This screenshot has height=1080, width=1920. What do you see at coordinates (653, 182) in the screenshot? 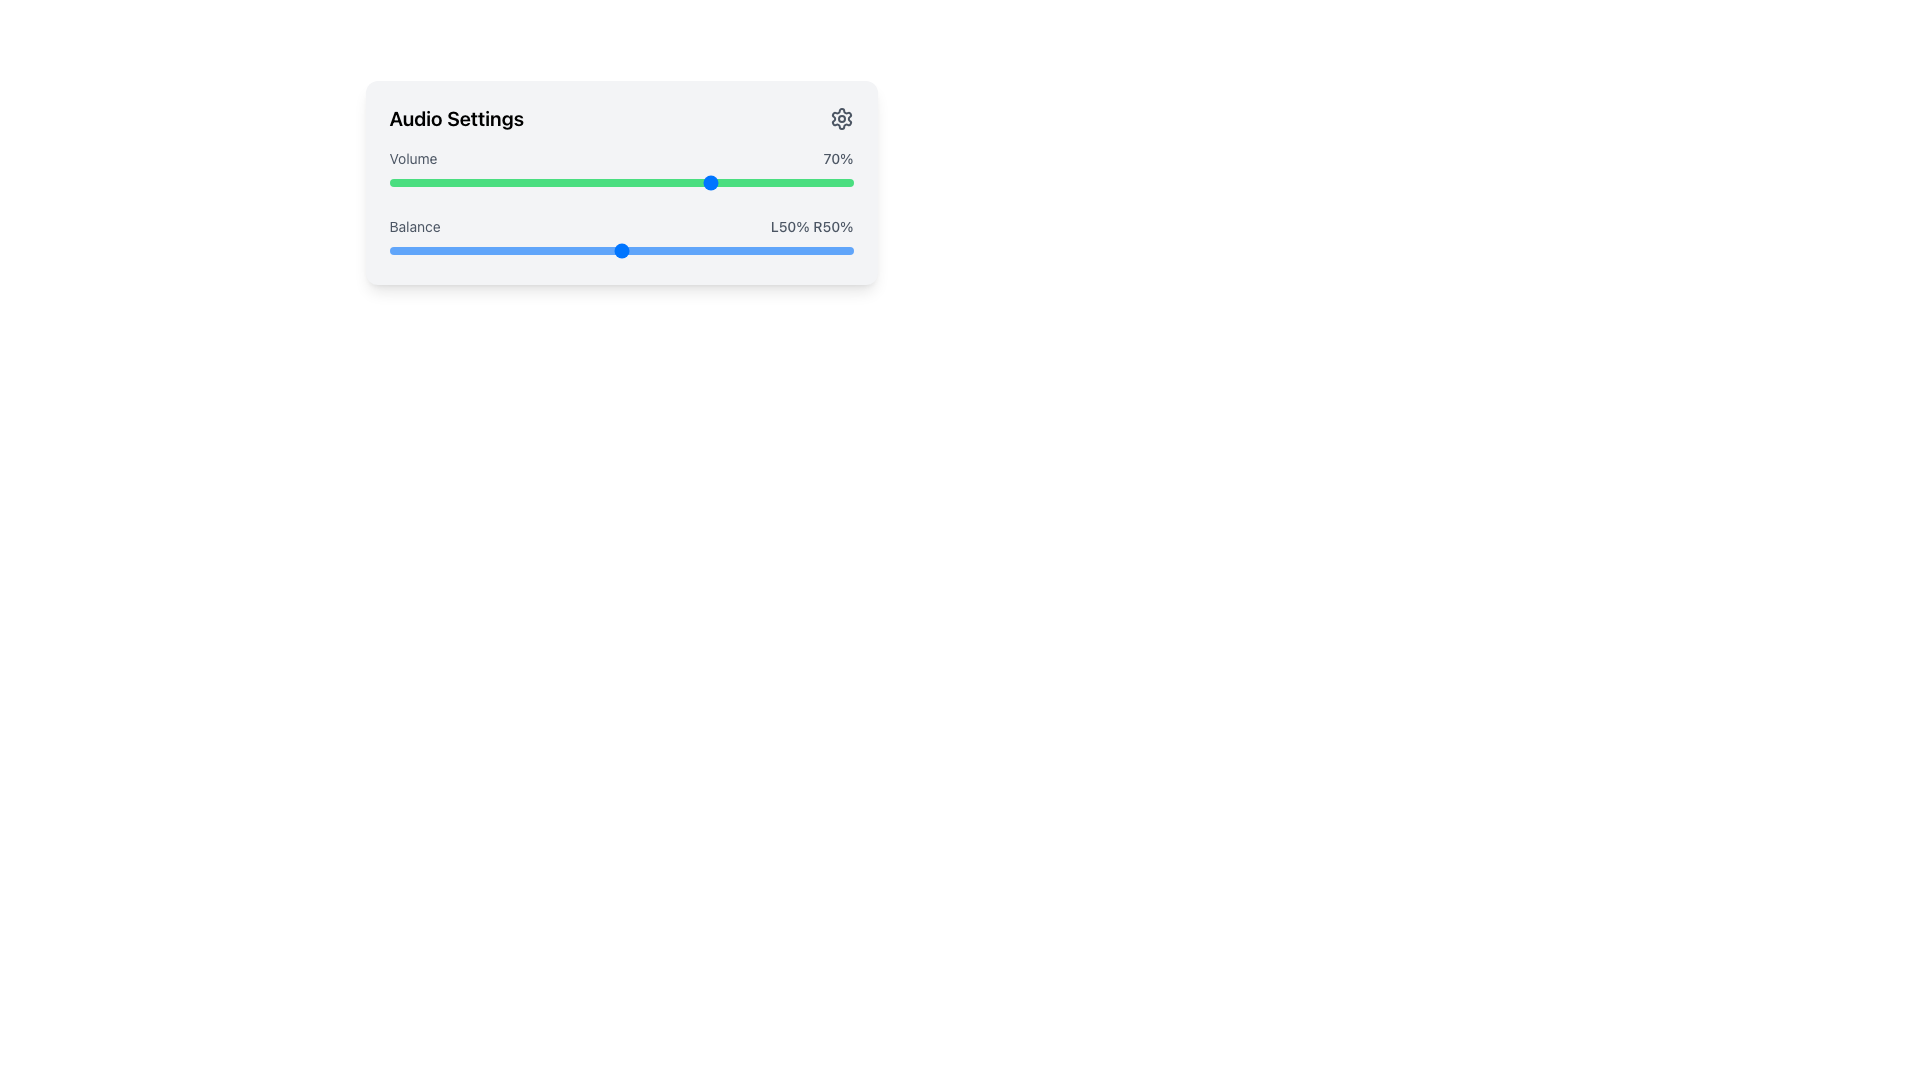
I see `the volume level` at bounding box center [653, 182].